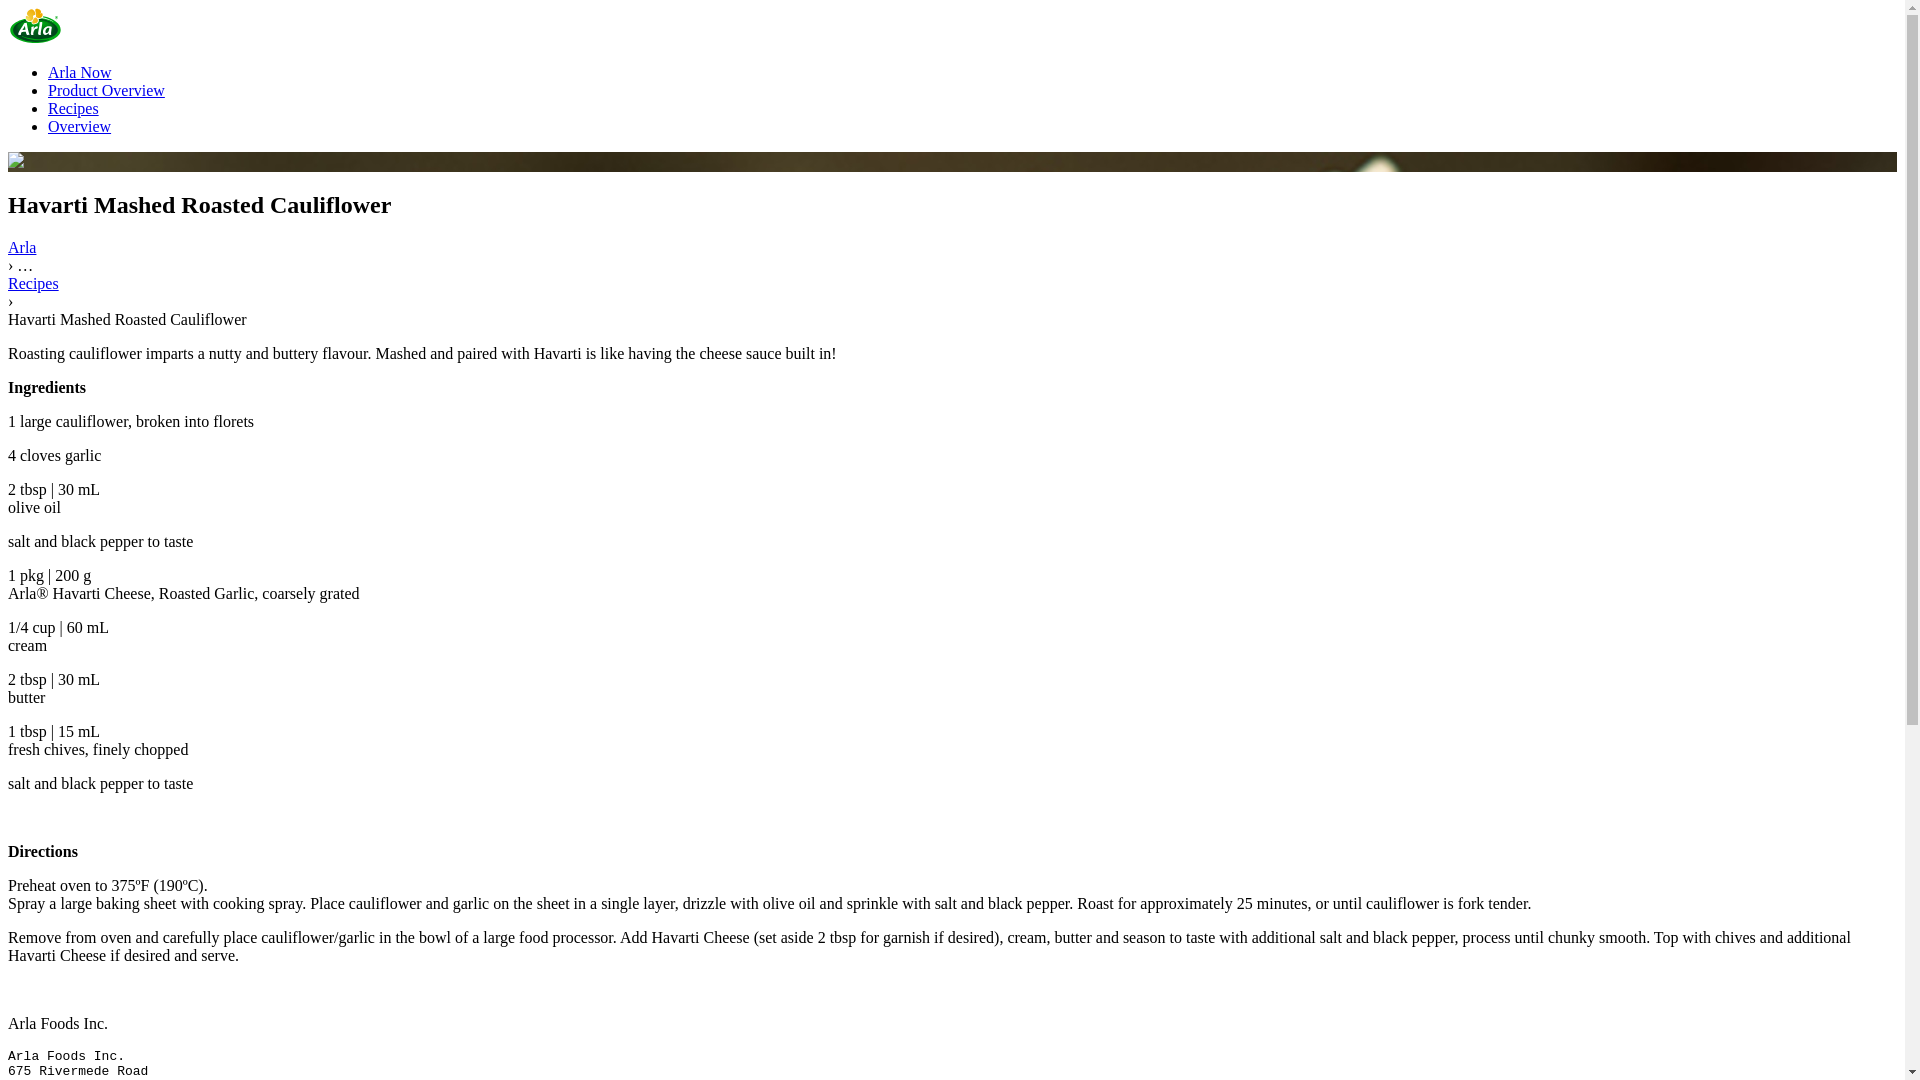 This screenshot has height=1080, width=1920. Describe the element at coordinates (48, 90) in the screenshot. I see `'Product Overview'` at that location.